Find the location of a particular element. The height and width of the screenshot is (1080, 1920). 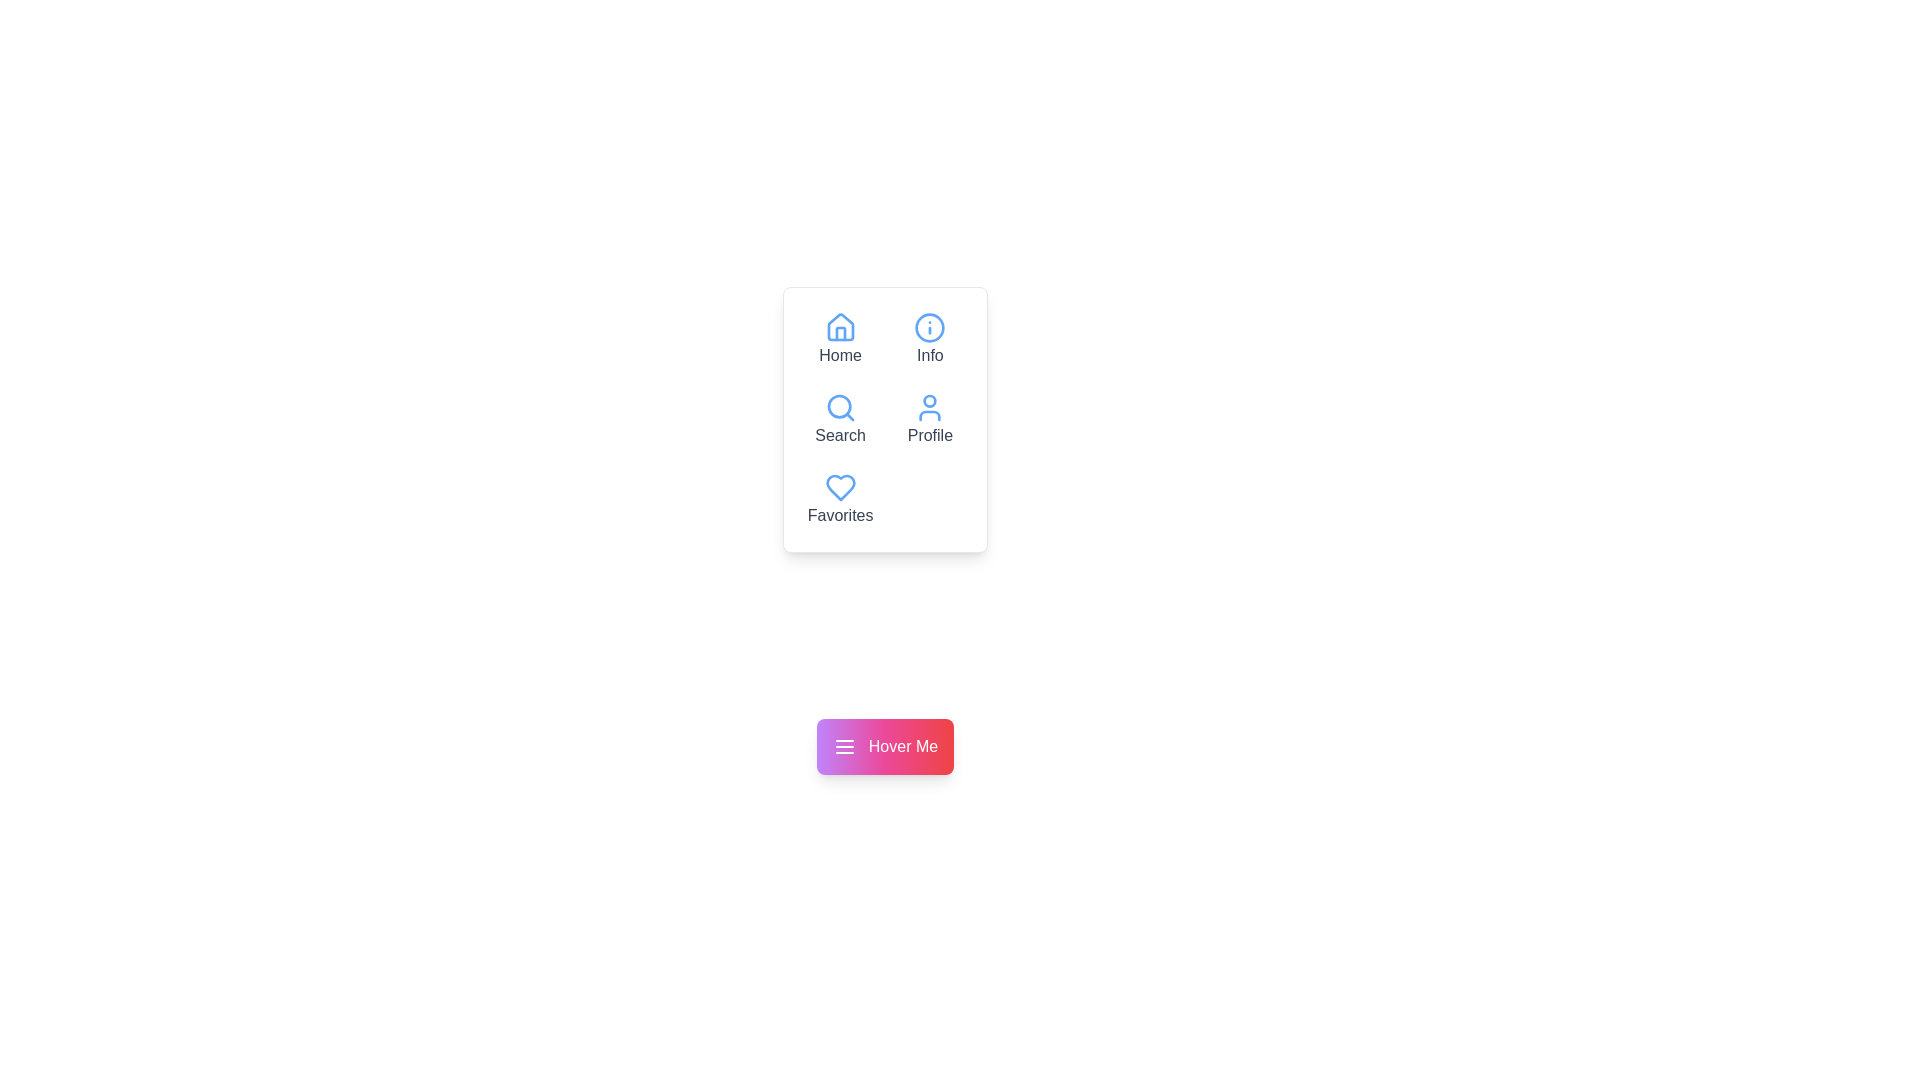

the 'Favorites' text label which is styled with gray color and positioned beneath a heart icon in the menu panel is located at coordinates (840, 515).